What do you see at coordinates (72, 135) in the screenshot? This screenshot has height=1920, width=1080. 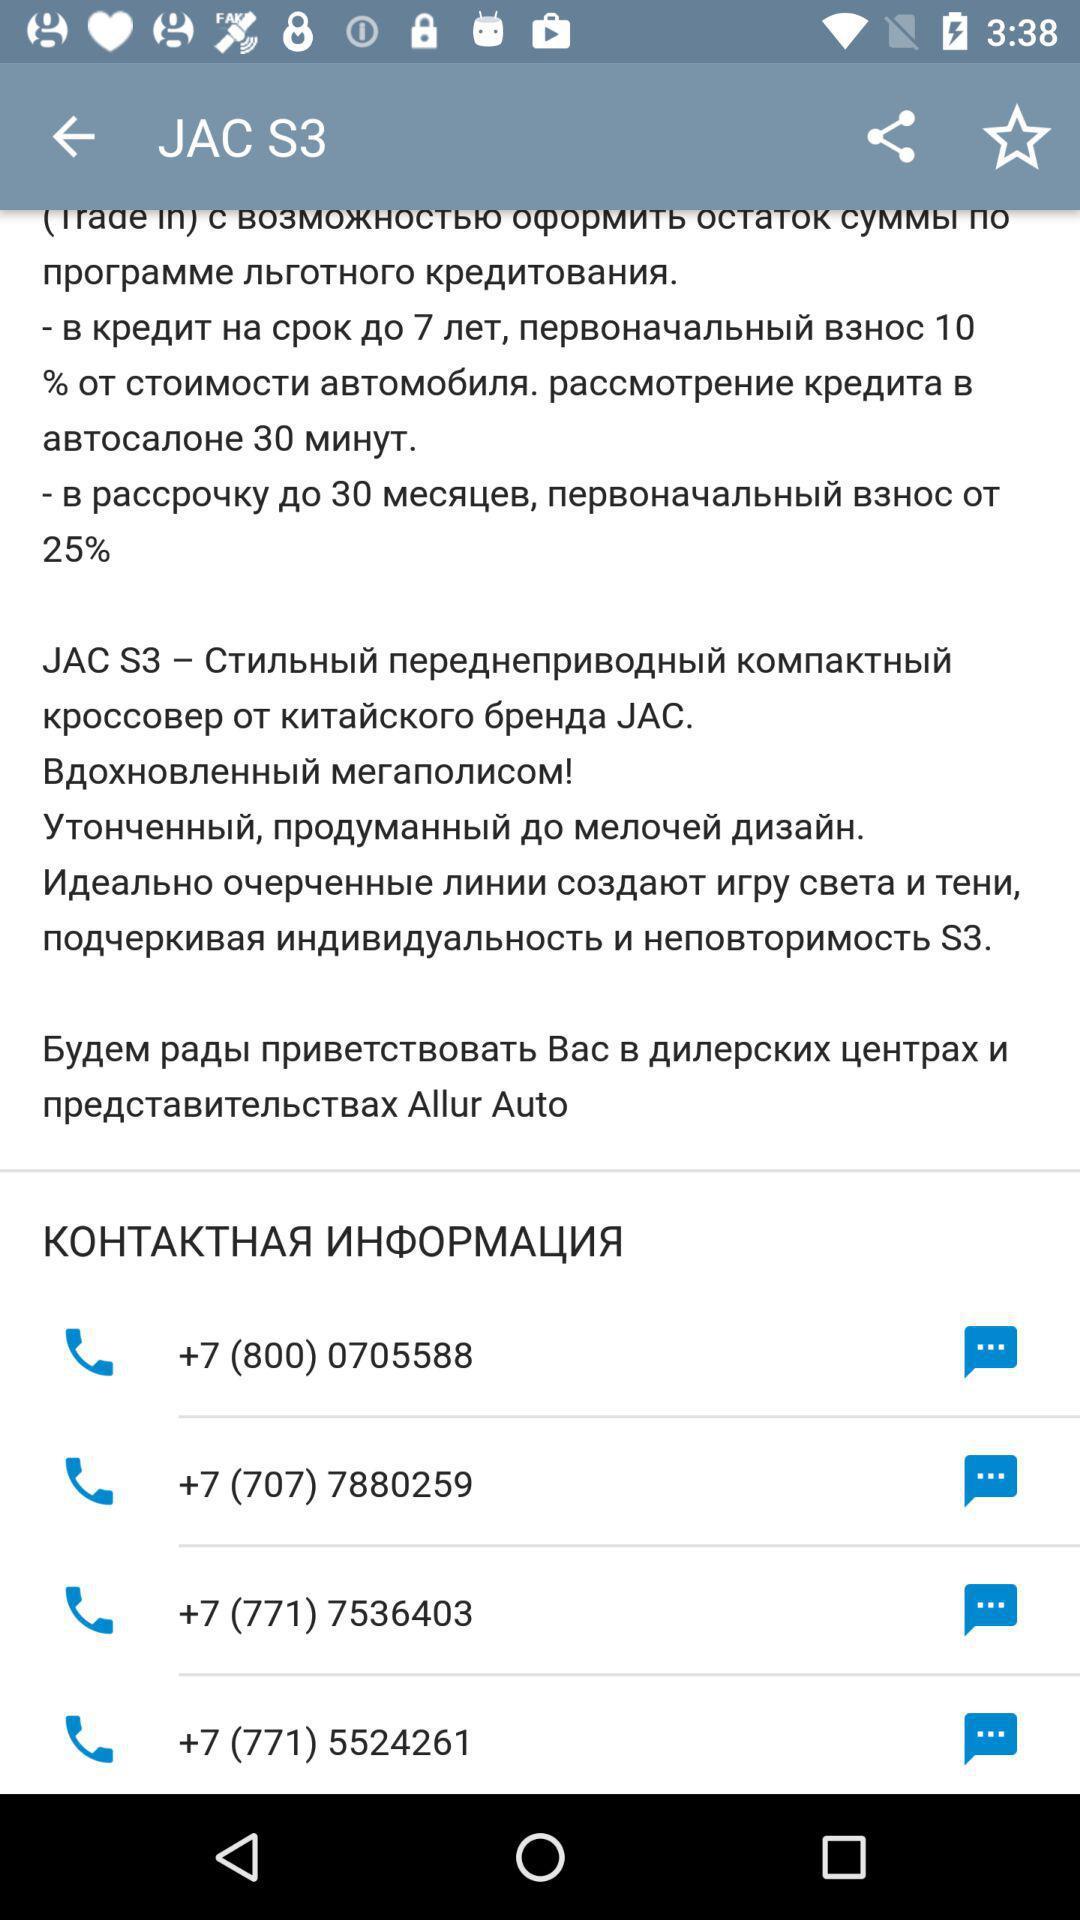 I see `icon next to jac s3 app` at bounding box center [72, 135].